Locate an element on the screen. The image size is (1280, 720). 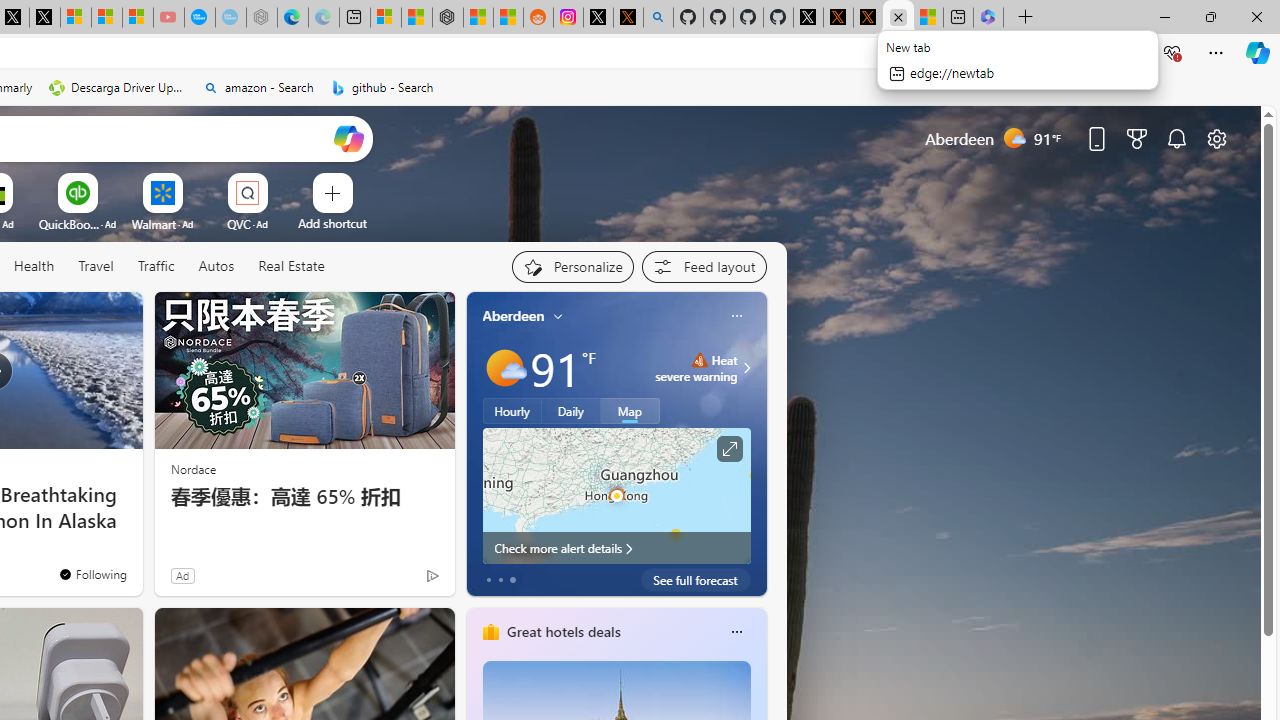
'Minimize' is located at coordinates (1164, 16).